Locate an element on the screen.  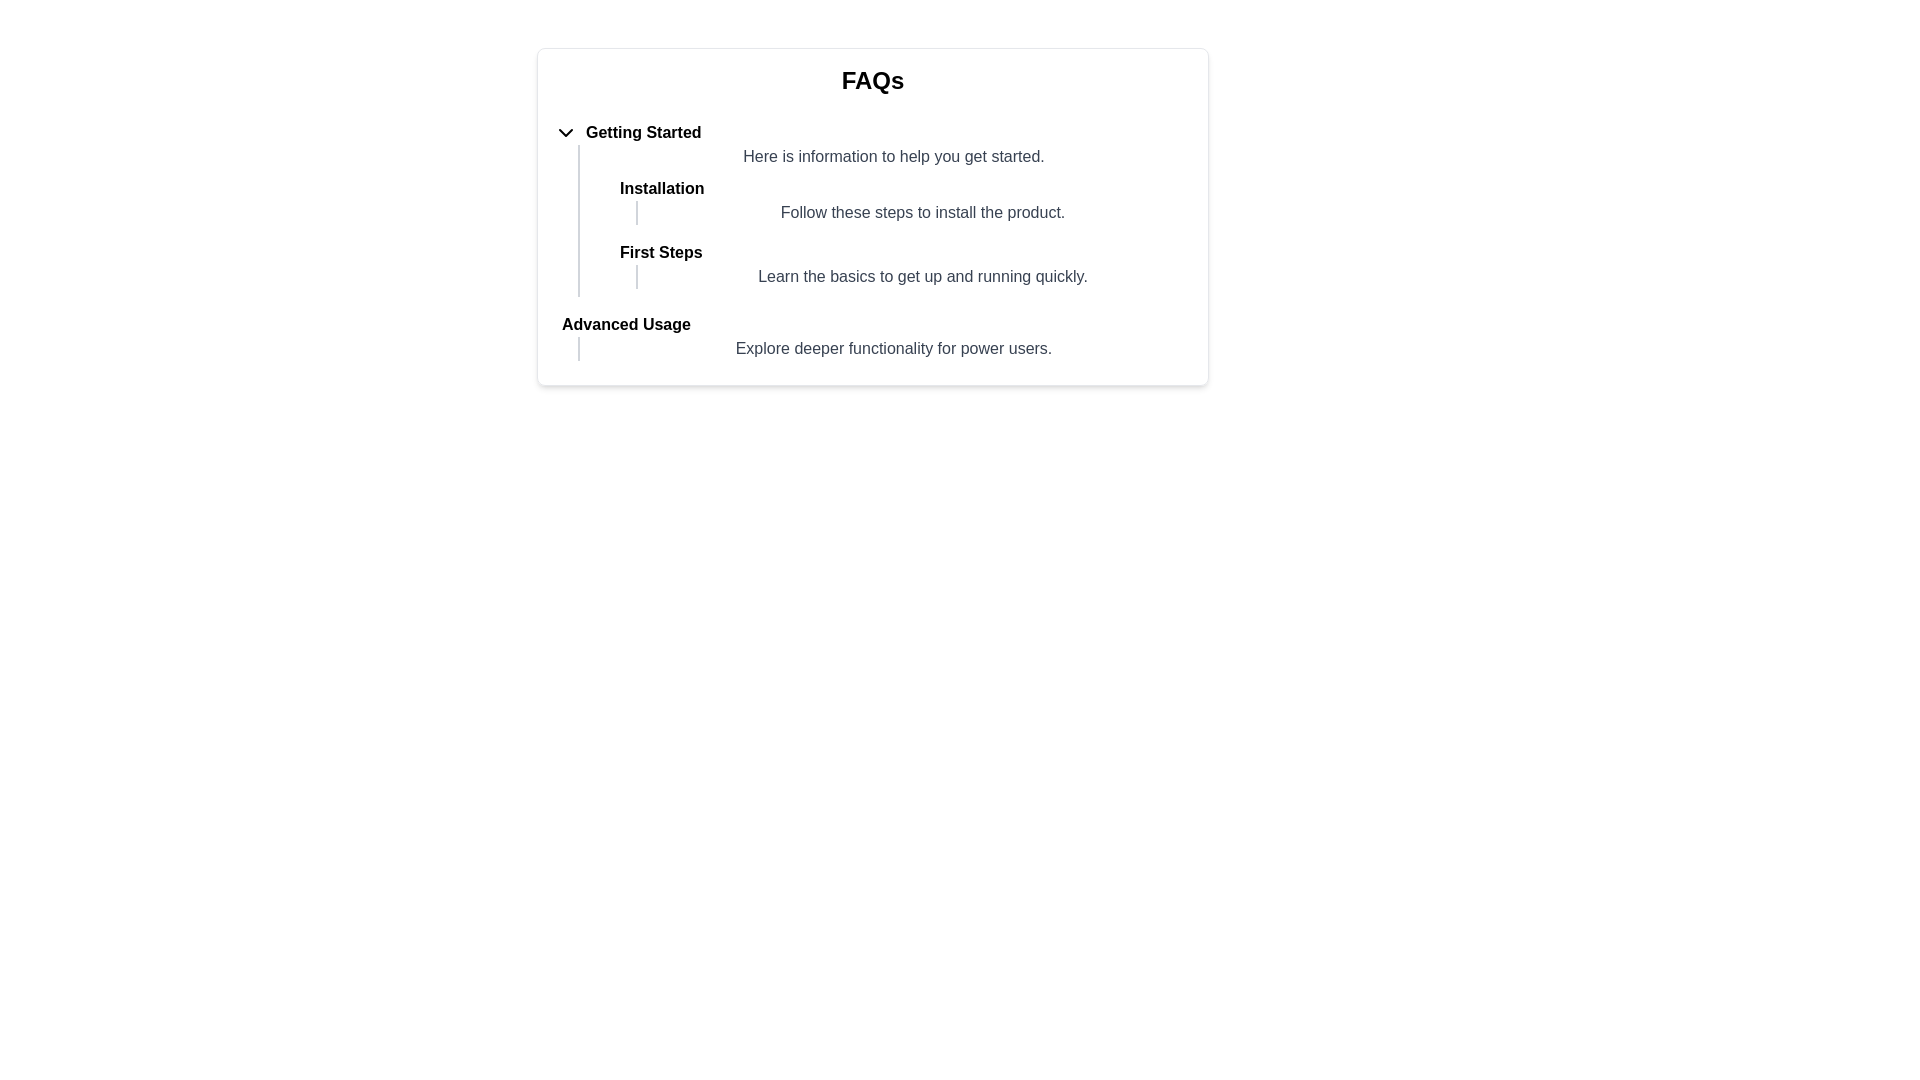
the text block titled 'Advanced Usage' that describes deeper functionality for power users is located at coordinates (873, 335).